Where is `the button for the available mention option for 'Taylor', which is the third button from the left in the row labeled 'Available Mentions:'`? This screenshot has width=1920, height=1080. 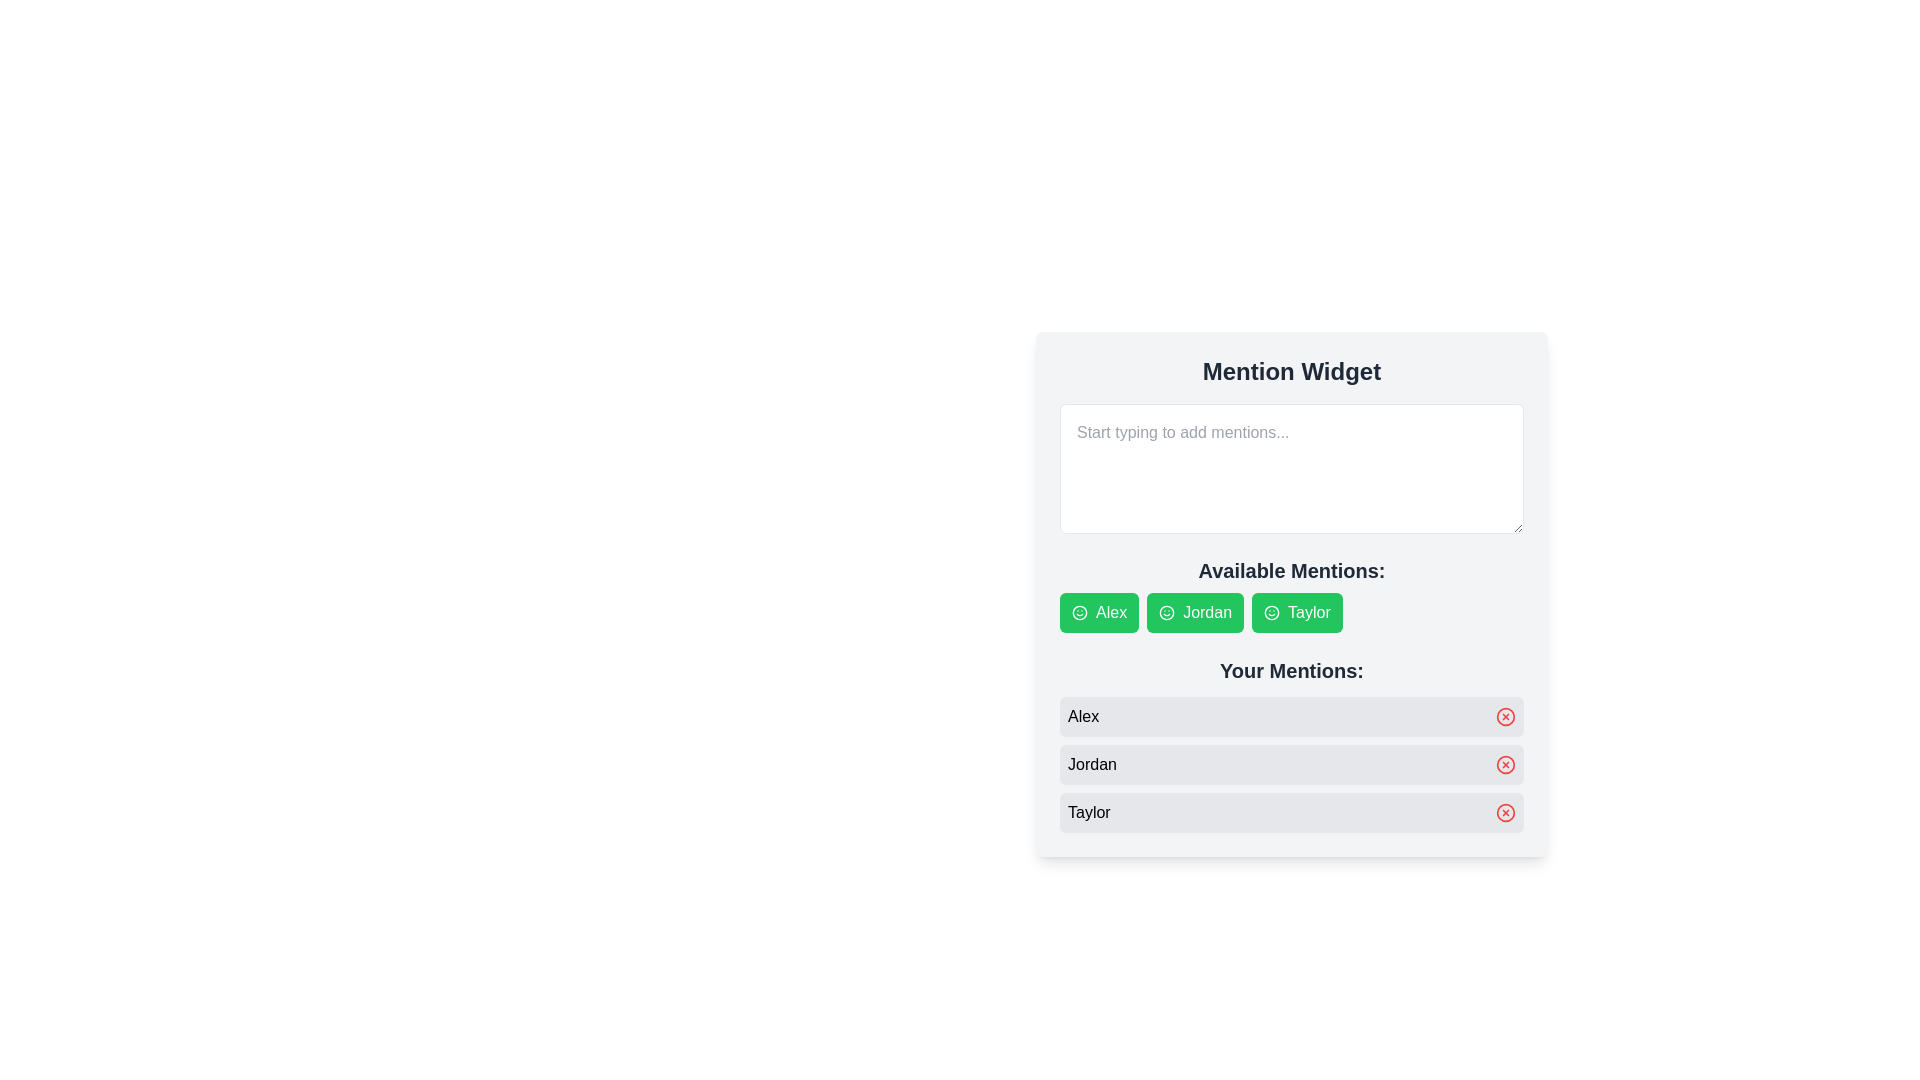
the button for the available mention option for 'Taylor', which is the third button from the left in the row labeled 'Available Mentions:' is located at coordinates (1297, 612).